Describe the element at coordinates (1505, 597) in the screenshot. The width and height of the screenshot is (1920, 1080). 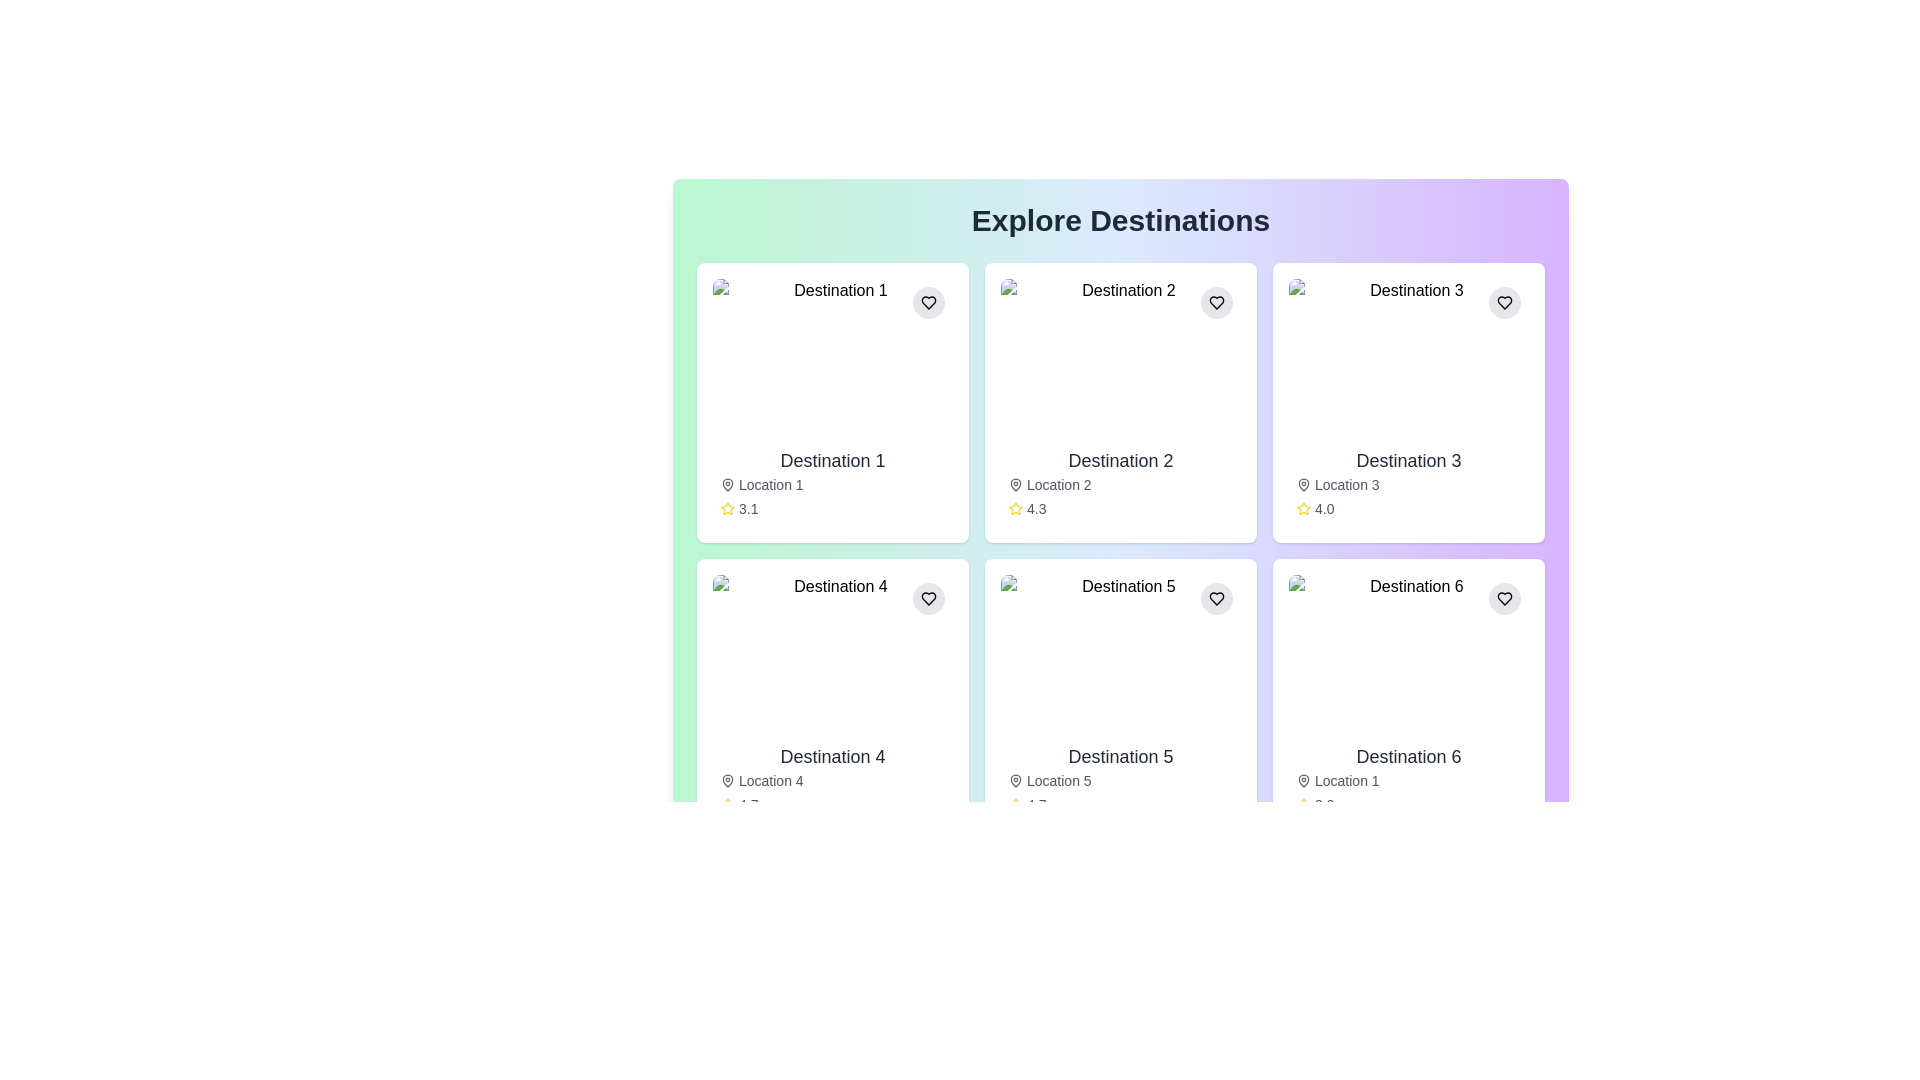
I see `the favorite button located` at that location.